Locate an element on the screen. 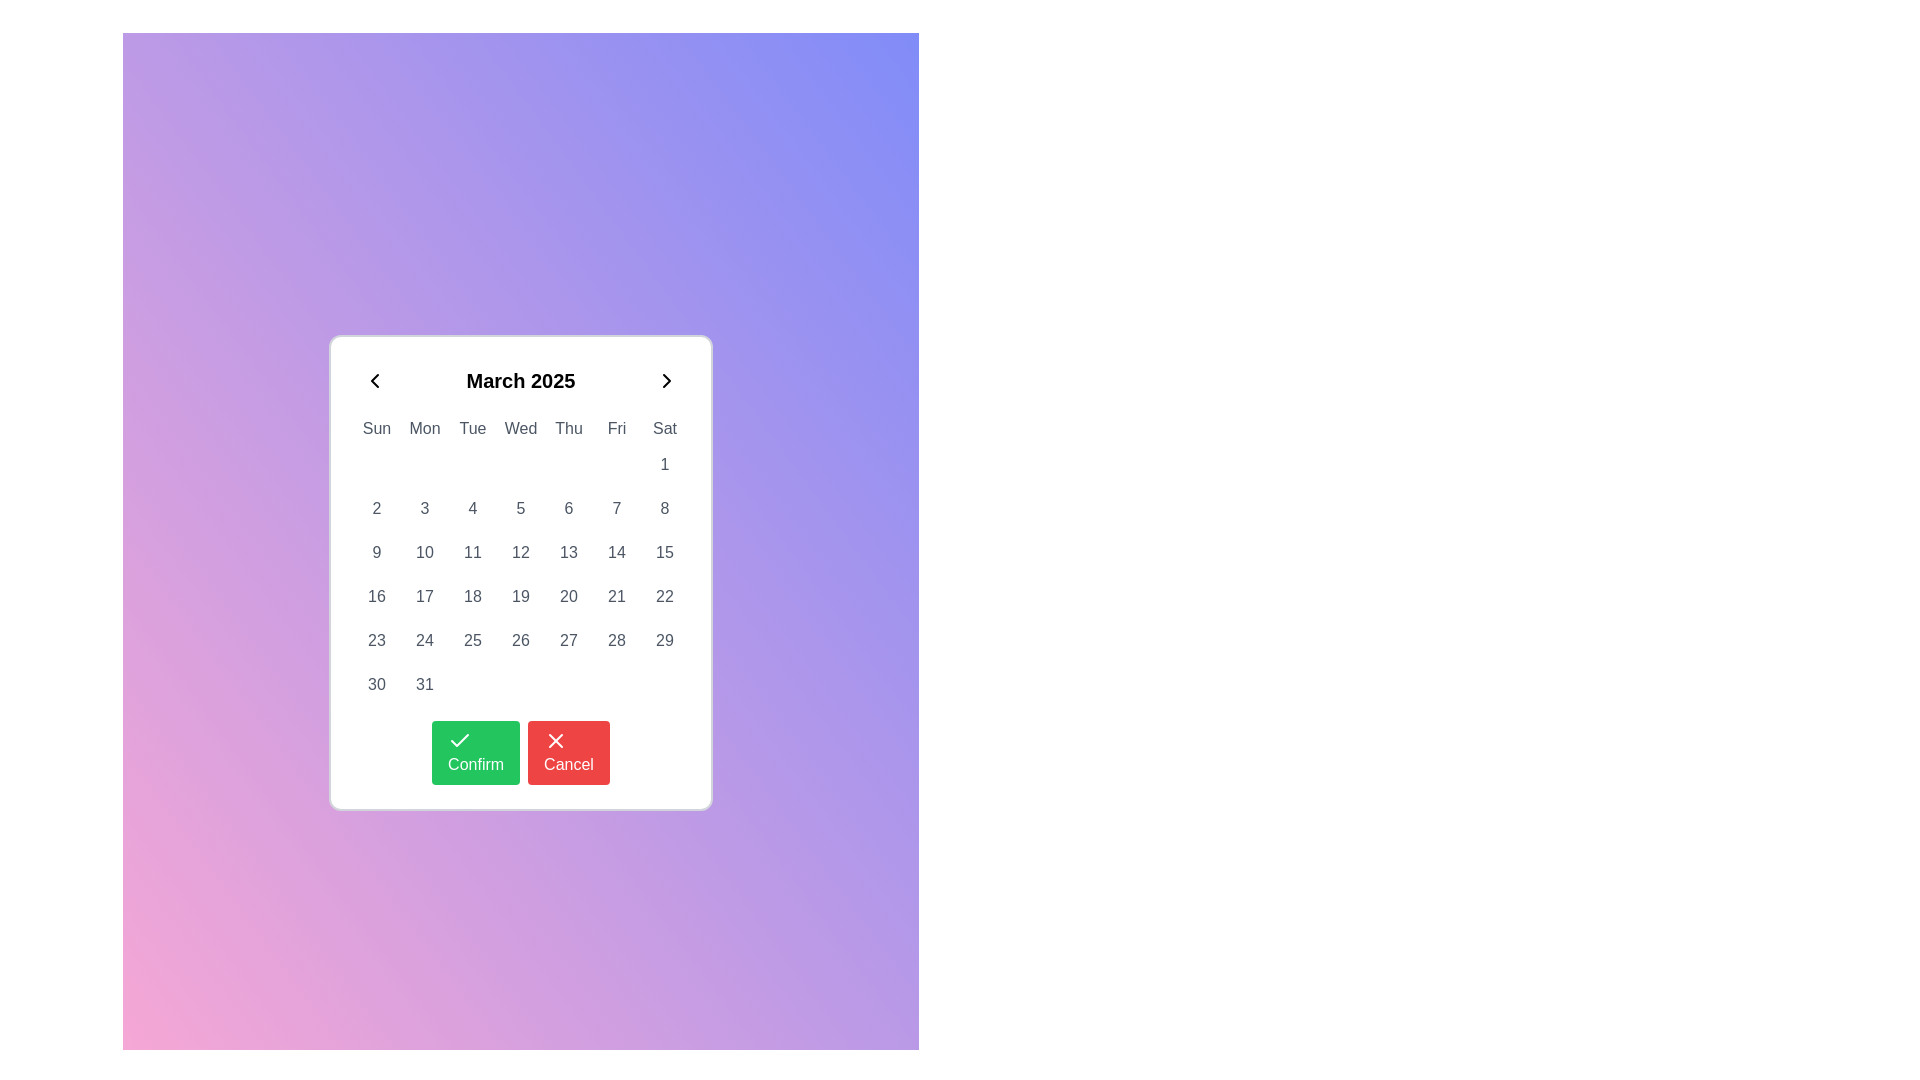 The height and width of the screenshot is (1080, 1920). the small, discrete dot located in the first row under the 'Sun' column of the calendar interface is located at coordinates (377, 465).